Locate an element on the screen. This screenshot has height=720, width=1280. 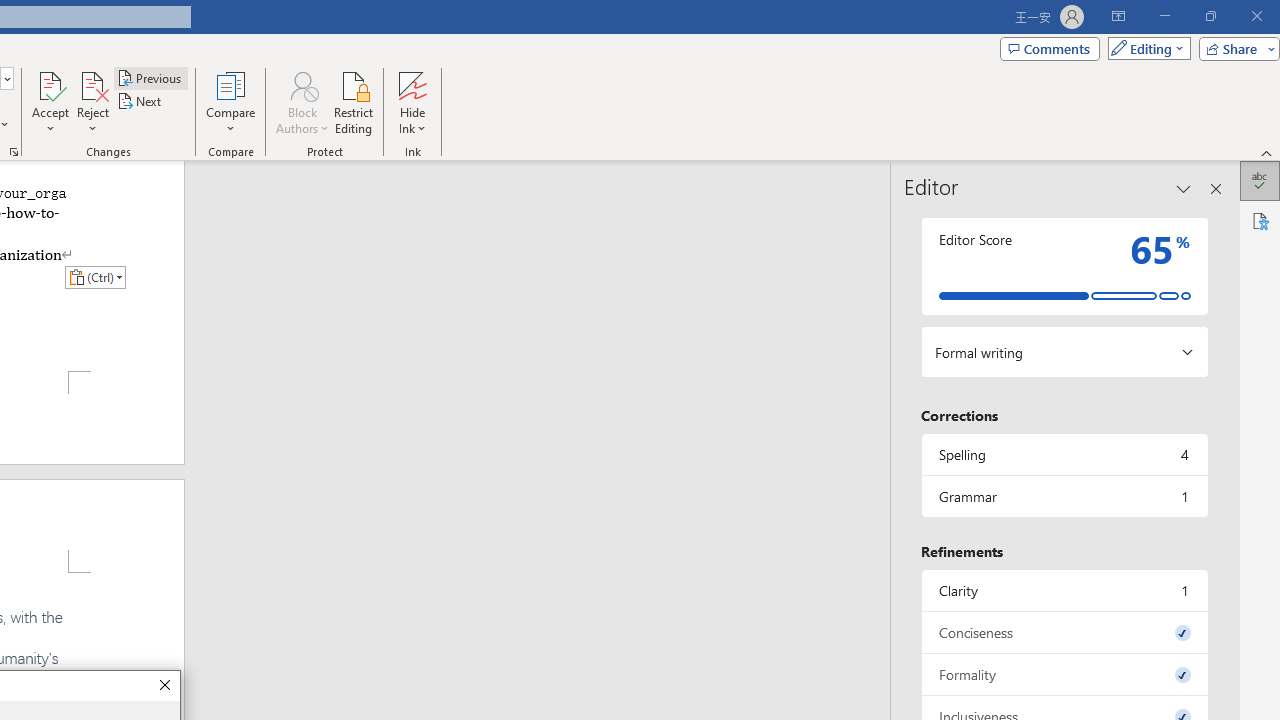
'Previous' is located at coordinates (150, 77).